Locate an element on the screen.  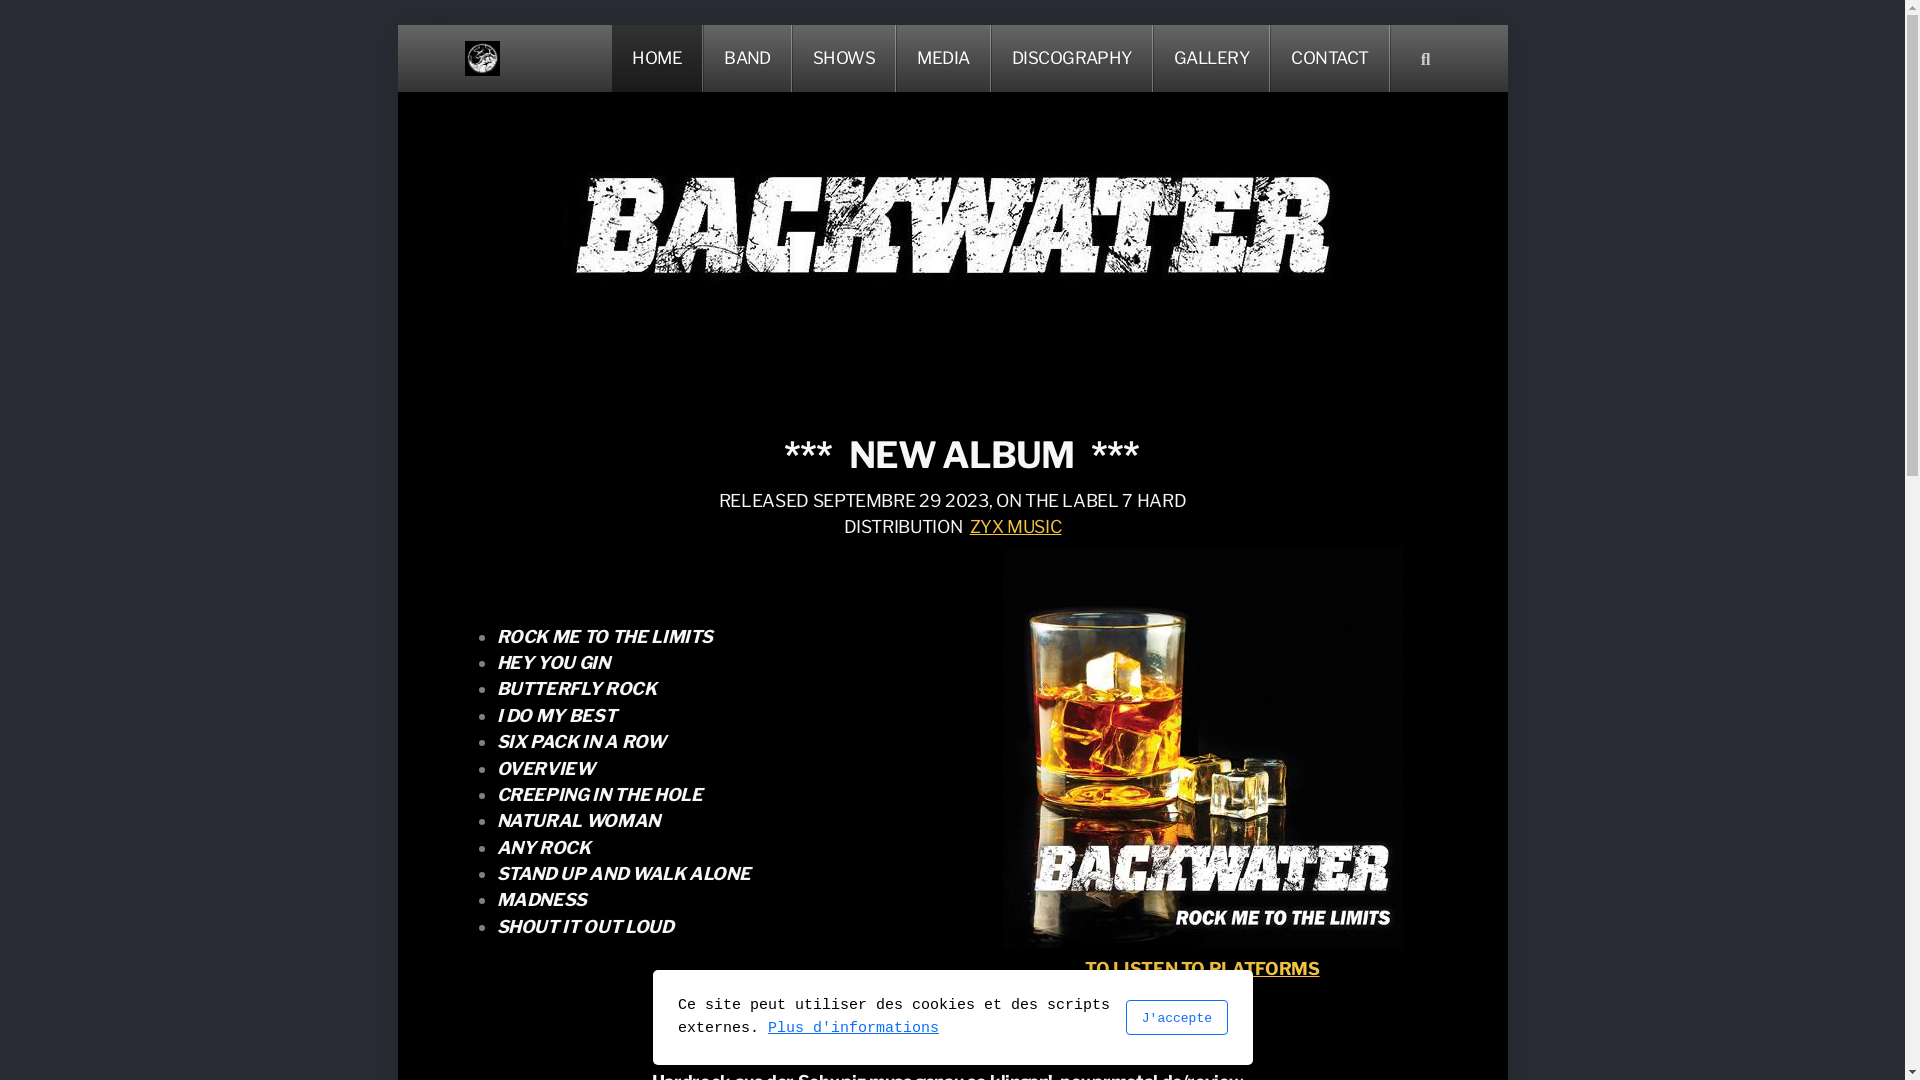
'GALLERY' is located at coordinates (1211, 57).